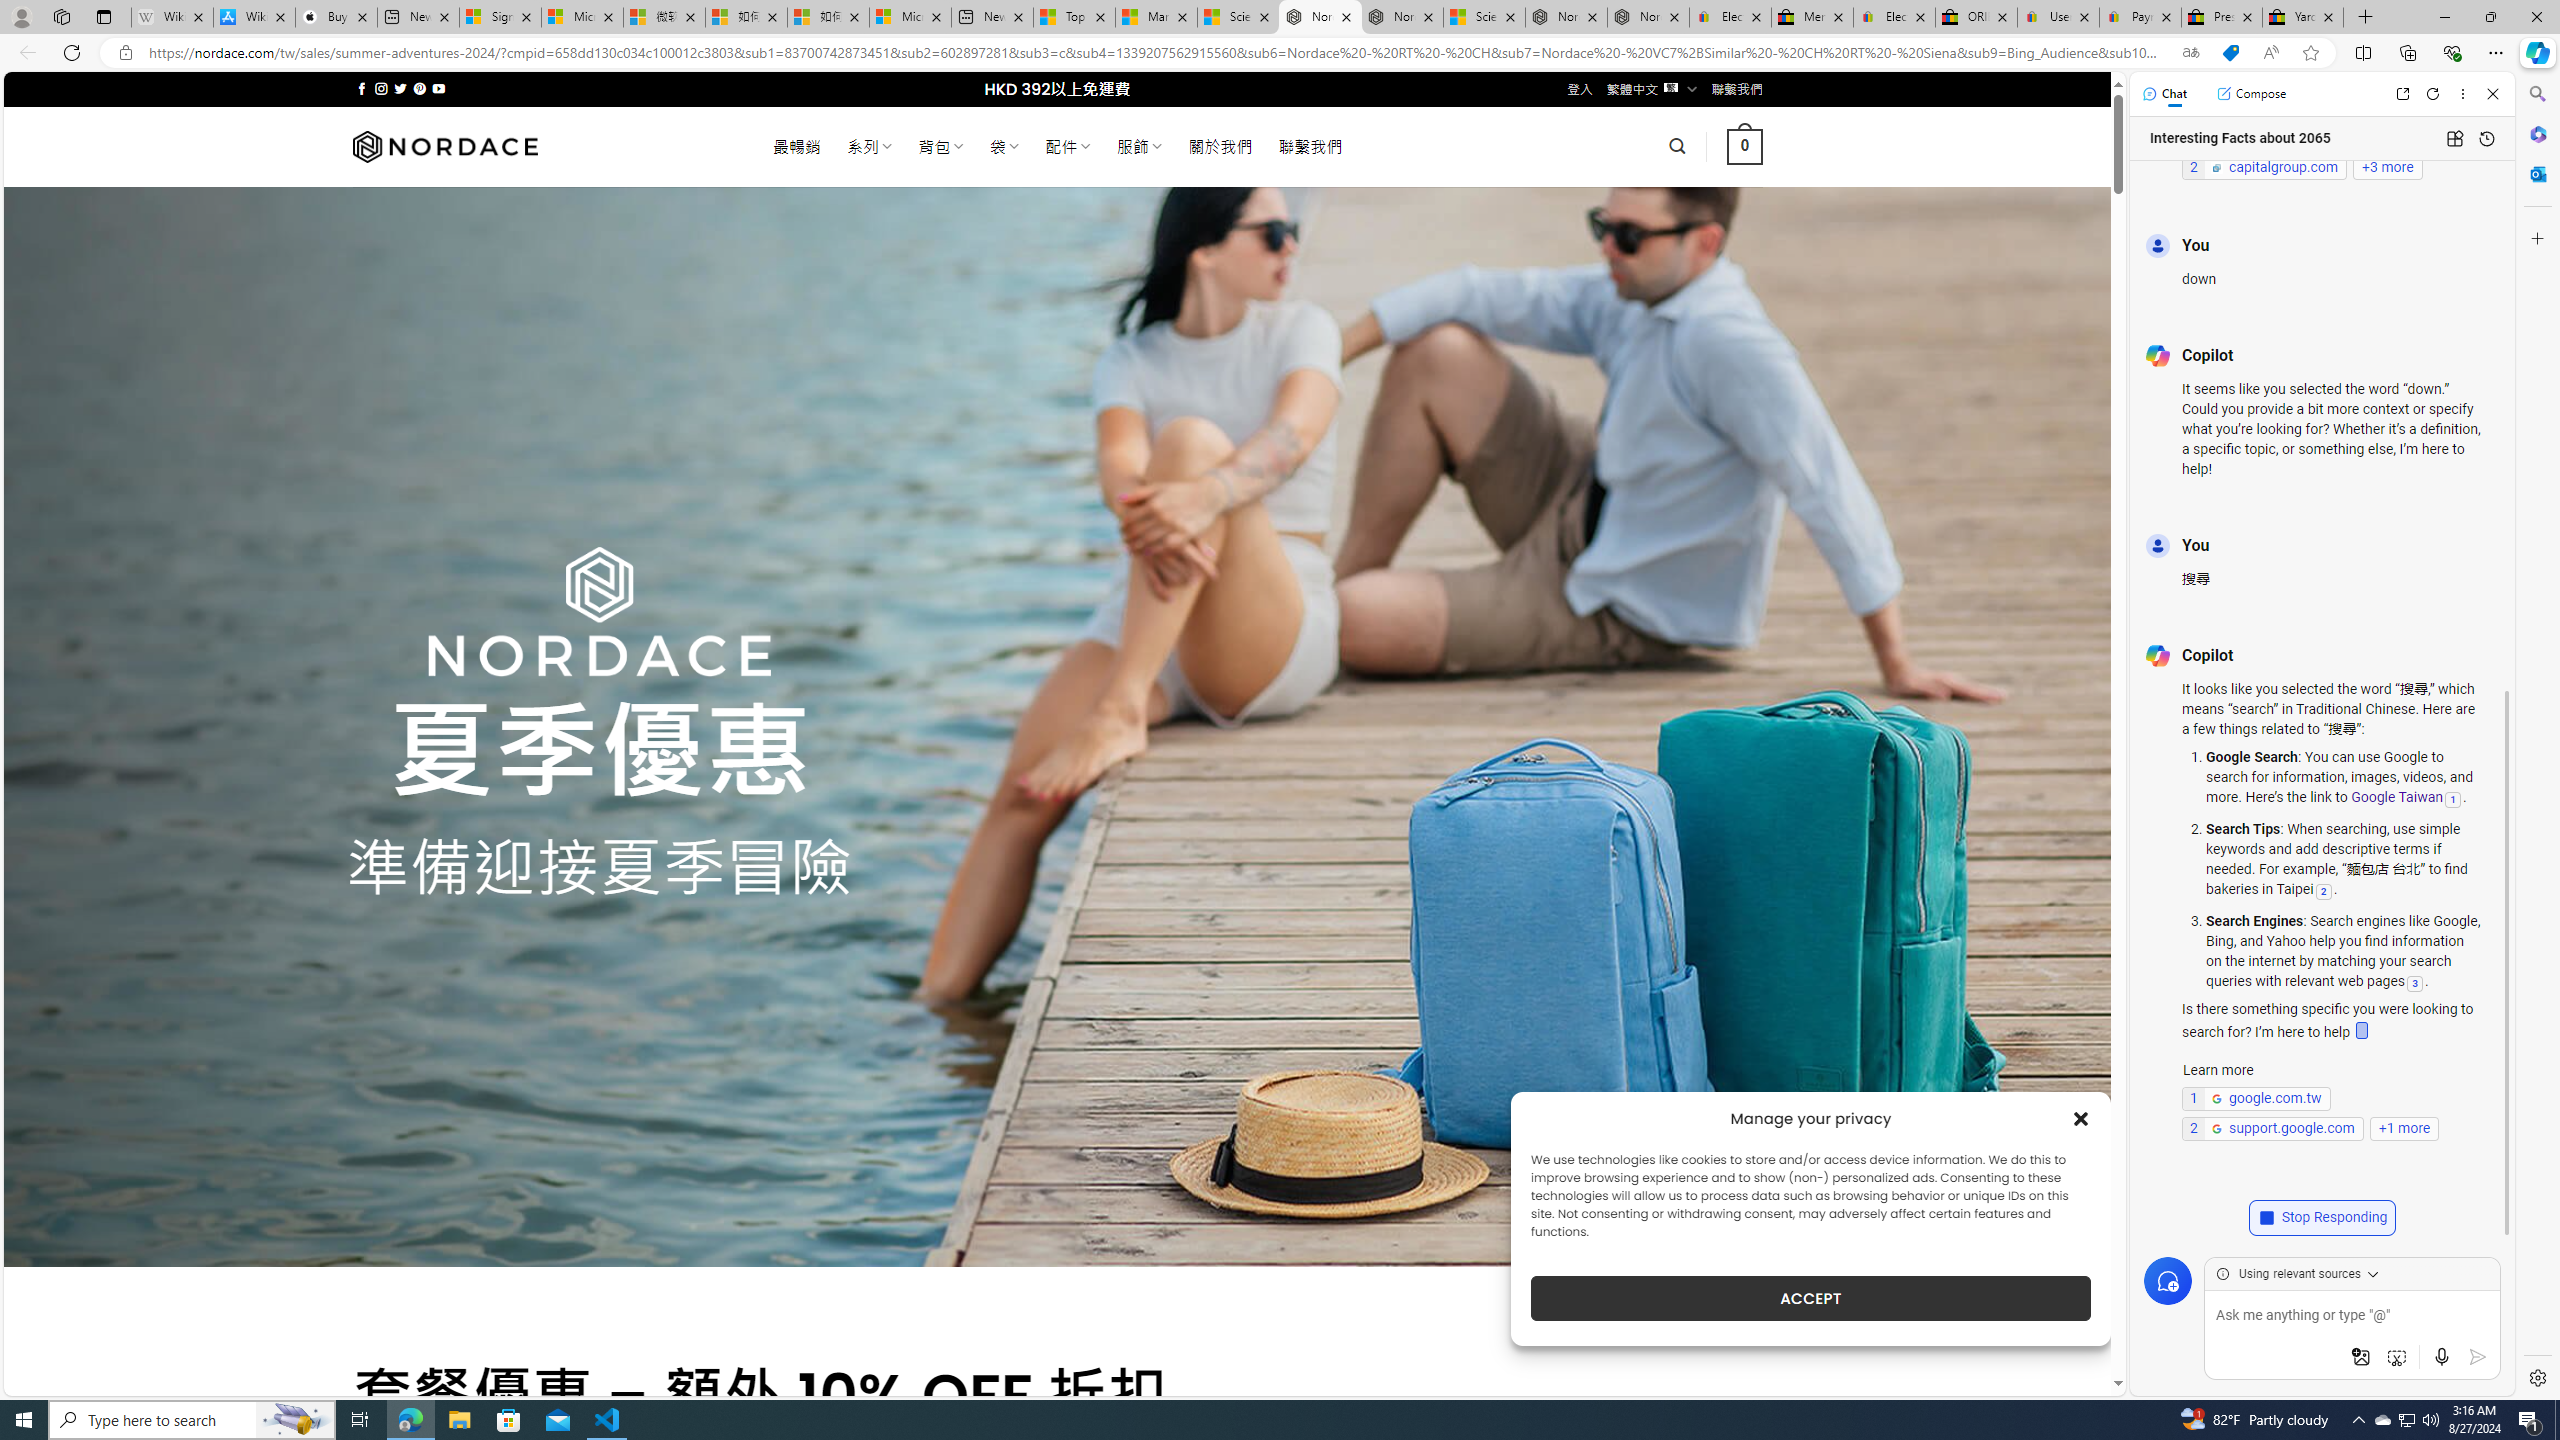  What do you see at coordinates (2535, 172) in the screenshot?
I see `'Outlook'` at bounding box center [2535, 172].